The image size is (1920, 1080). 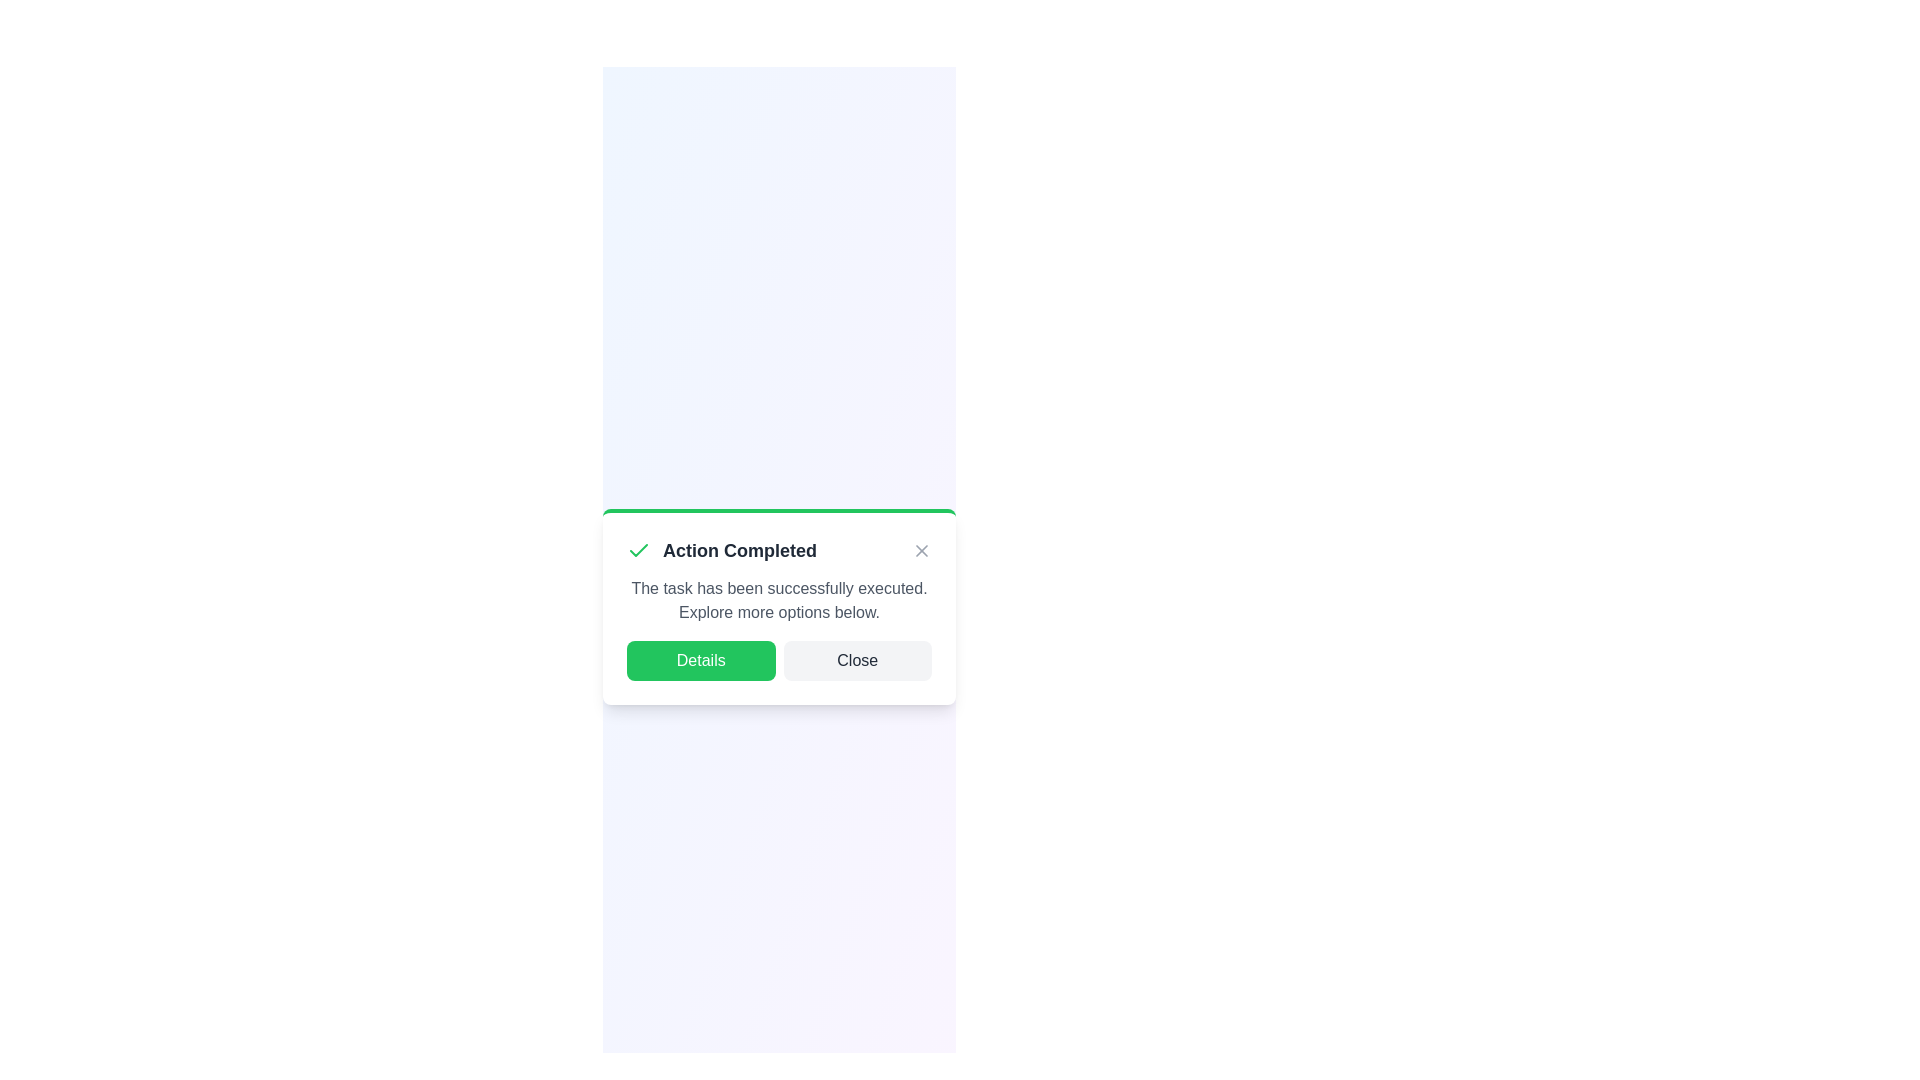 What do you see at coordinates (700, 660) in the screenshot?
I see `the 'Details' button to view more details` at bounding box center [700, 660].